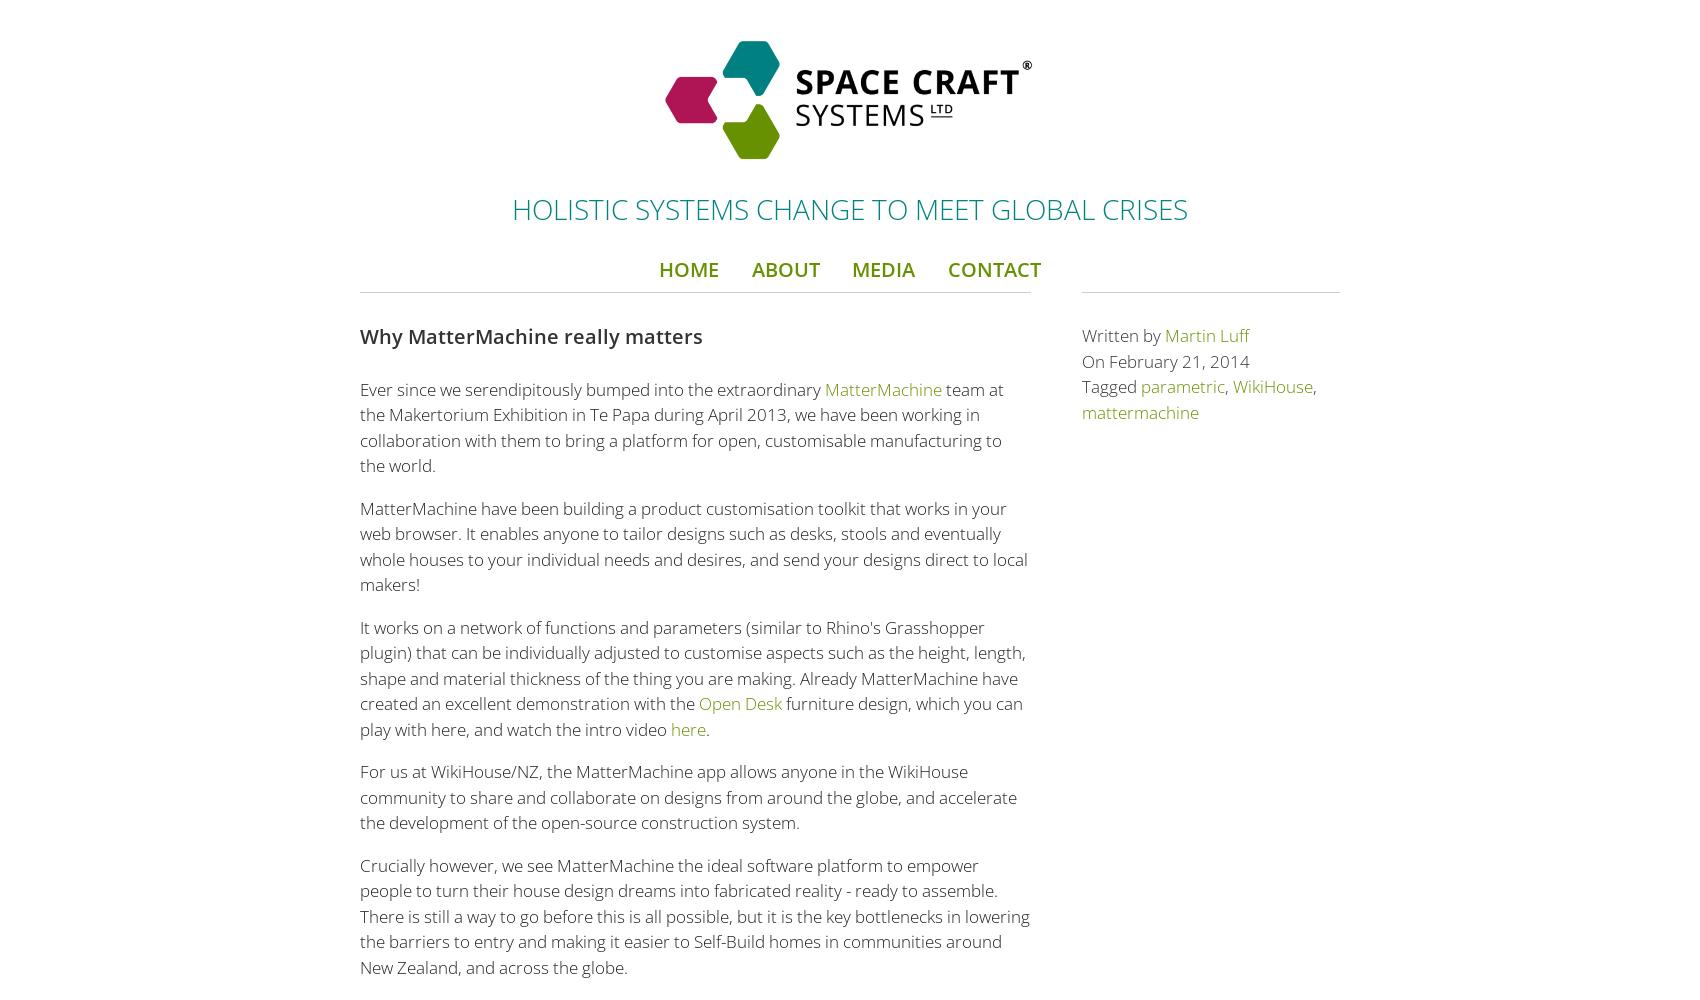  What do you see at coordinates (693, 546) in the screenshot?
I see `'MatterMachine have been building a product customisation toolkit that works in your web browser. It enables anyone to tailor designs such as desks, stools and eventually whole houses to your individual needs and desires, and send your designs direct to local makers!'` at bounding box center [693, 546].